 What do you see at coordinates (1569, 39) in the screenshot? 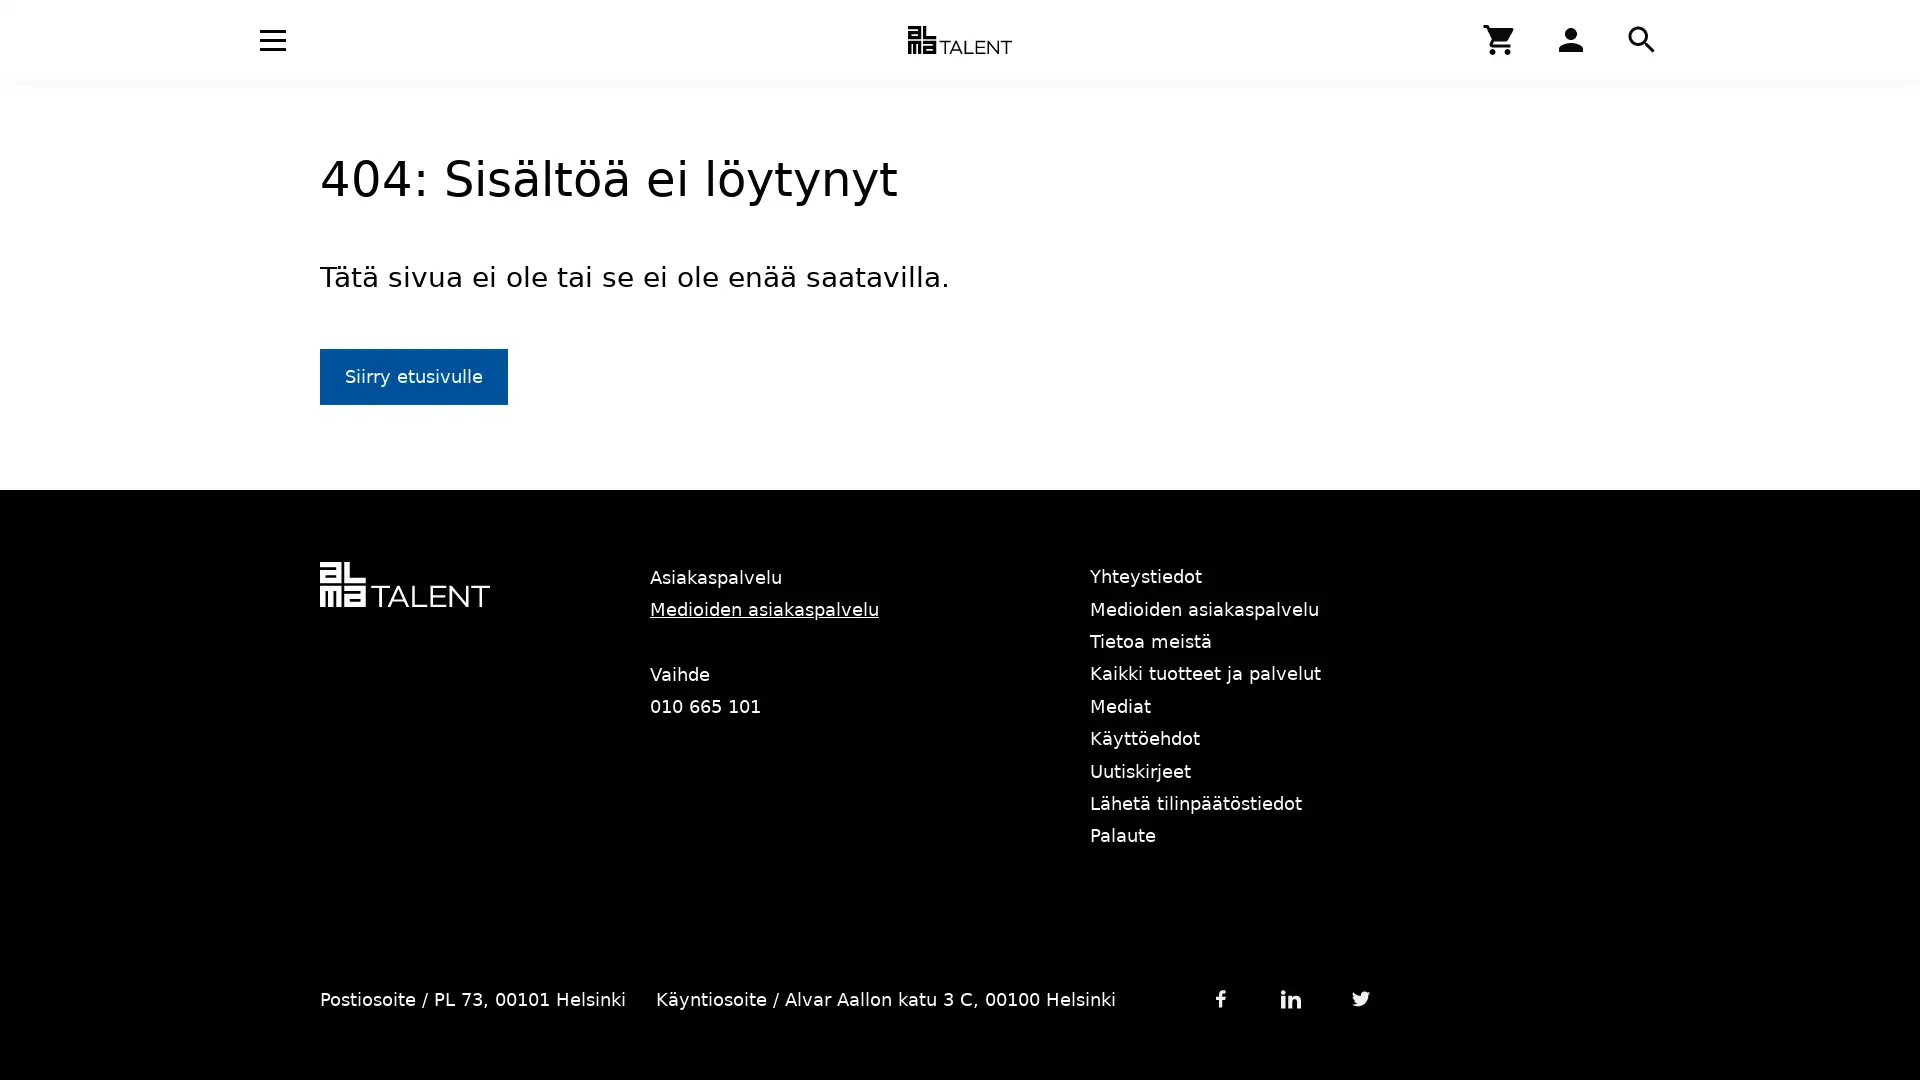
I see `Hae` at bounding box center [1569, 39].